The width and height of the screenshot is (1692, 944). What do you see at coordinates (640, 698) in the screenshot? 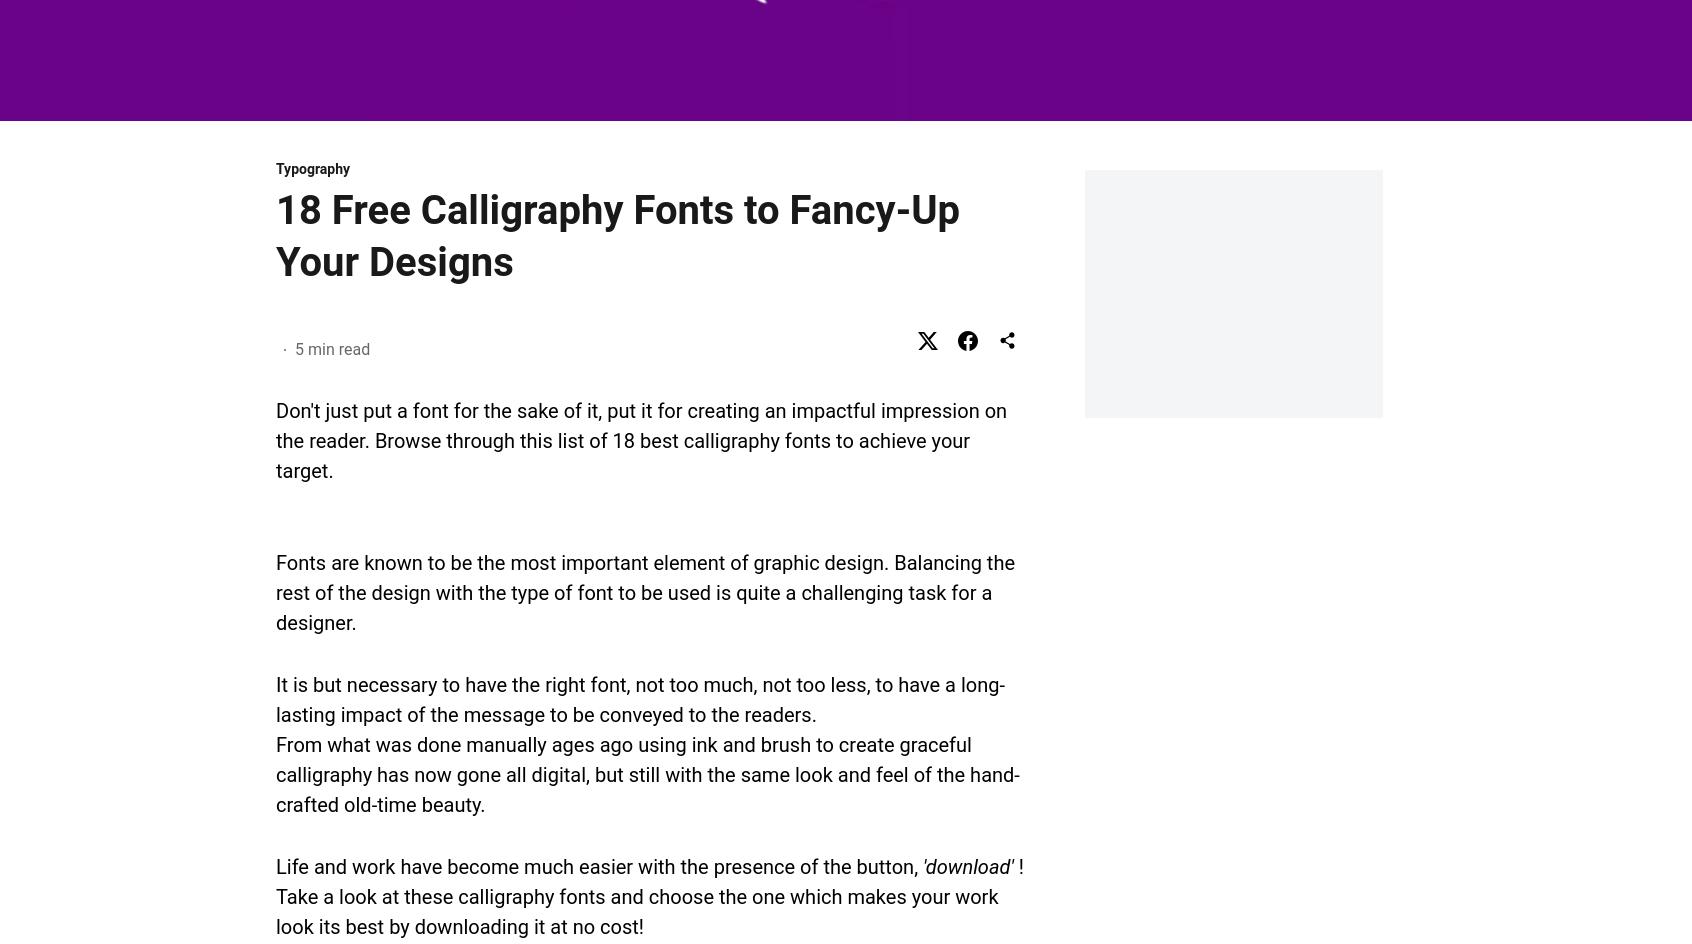
I see `'It is but necessary to have the right font, not too much, not too less, to have a long-lasting impact of the message to be conveyed to the readers.'` at bounding box center [640, 698].